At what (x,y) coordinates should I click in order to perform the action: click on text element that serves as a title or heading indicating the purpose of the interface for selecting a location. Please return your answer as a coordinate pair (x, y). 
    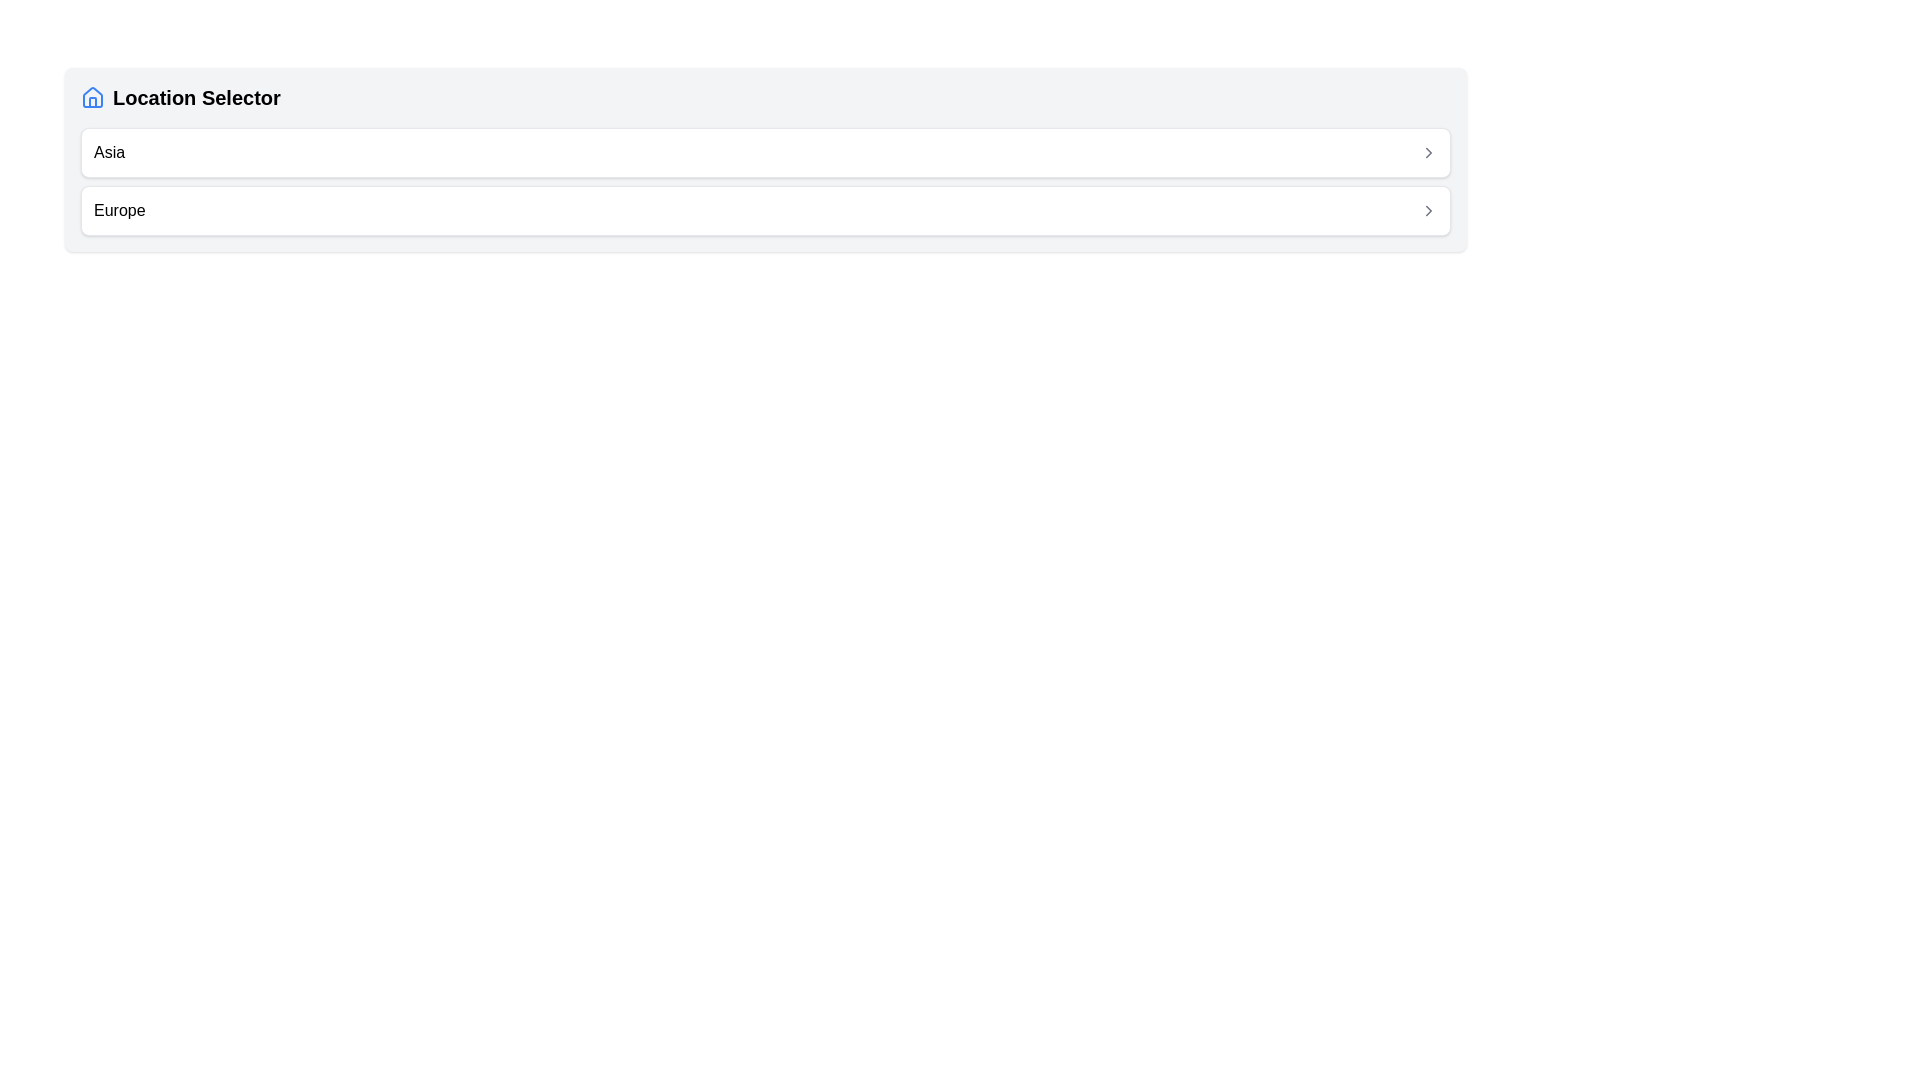
    Looking at the image, I should click on (180, 97).